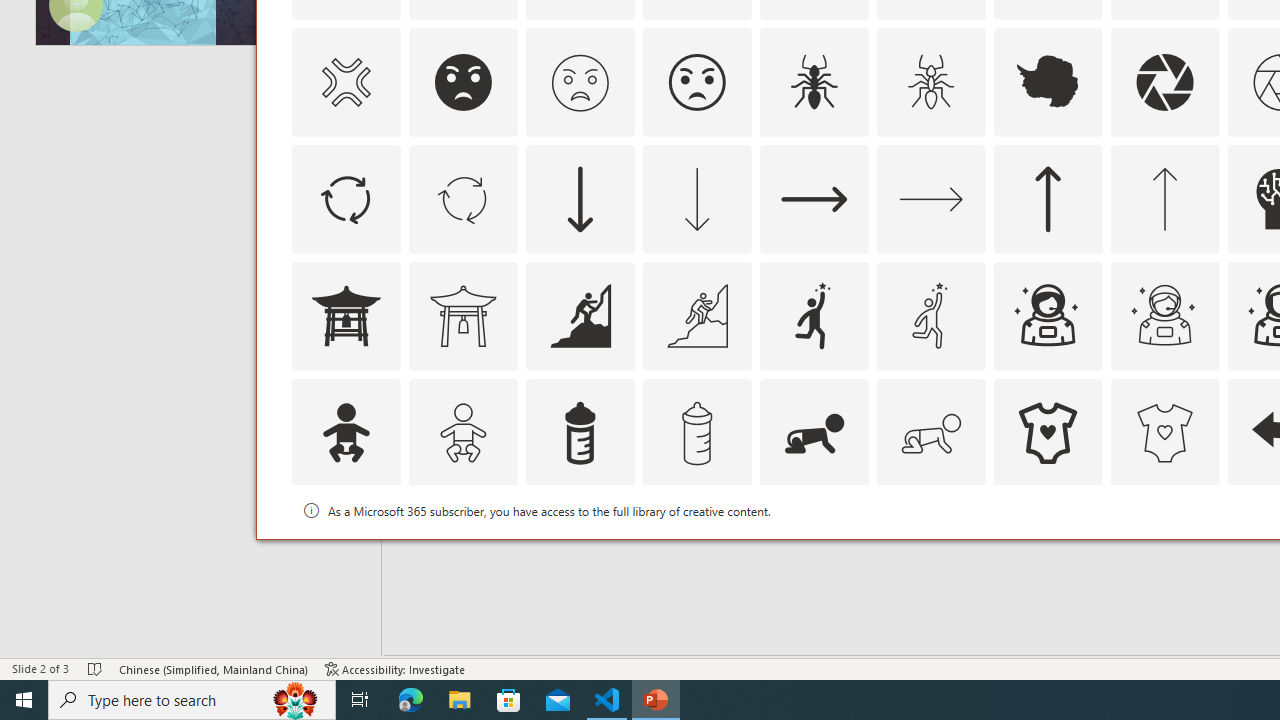 The width and height of the screenshot is (1280, 720). Describe the element at coordinates (462, 198) in the screenshot. I see `'AutomationID: Icons_ArrowCircle_M'` at that location.